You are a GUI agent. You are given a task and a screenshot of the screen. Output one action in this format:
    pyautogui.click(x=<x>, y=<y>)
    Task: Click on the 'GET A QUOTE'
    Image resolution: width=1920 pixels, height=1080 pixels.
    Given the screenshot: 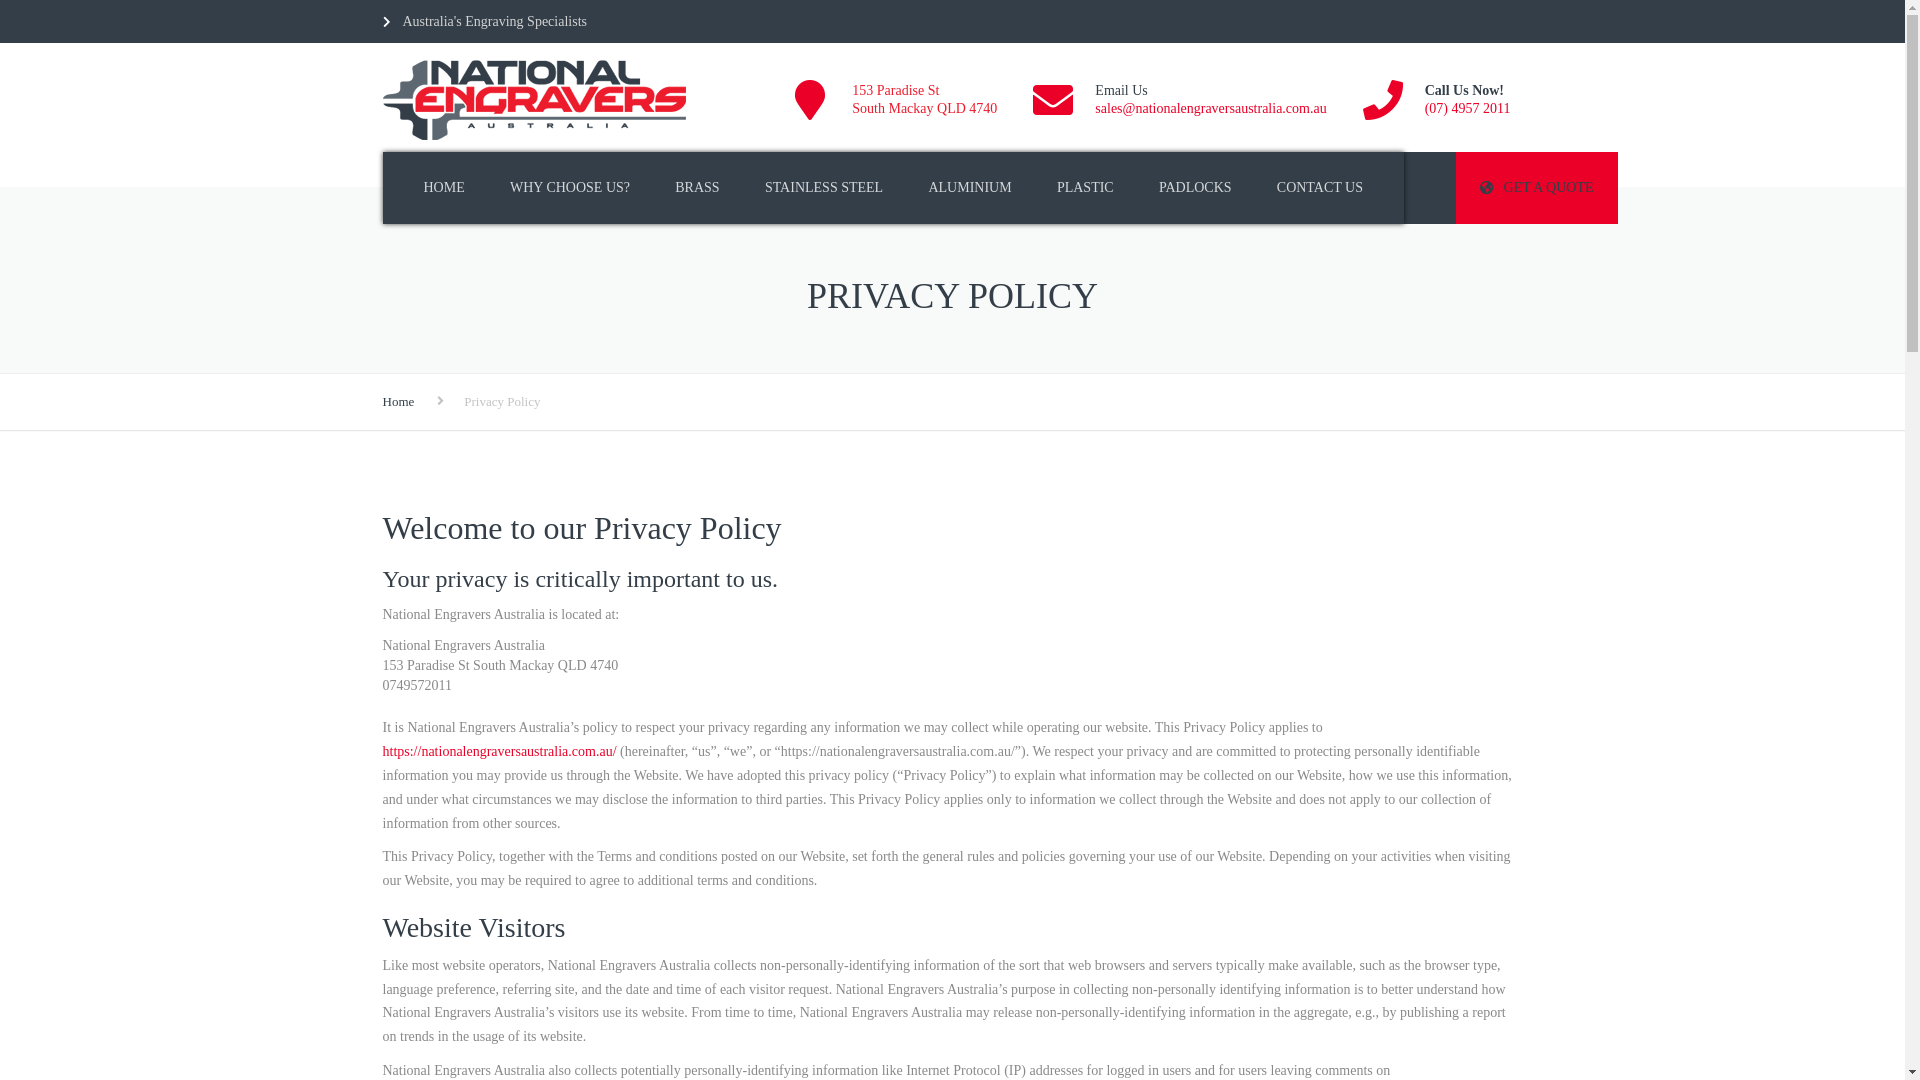 What is the action you would take?
    pyautogui.click(x=1535, y=188)
    